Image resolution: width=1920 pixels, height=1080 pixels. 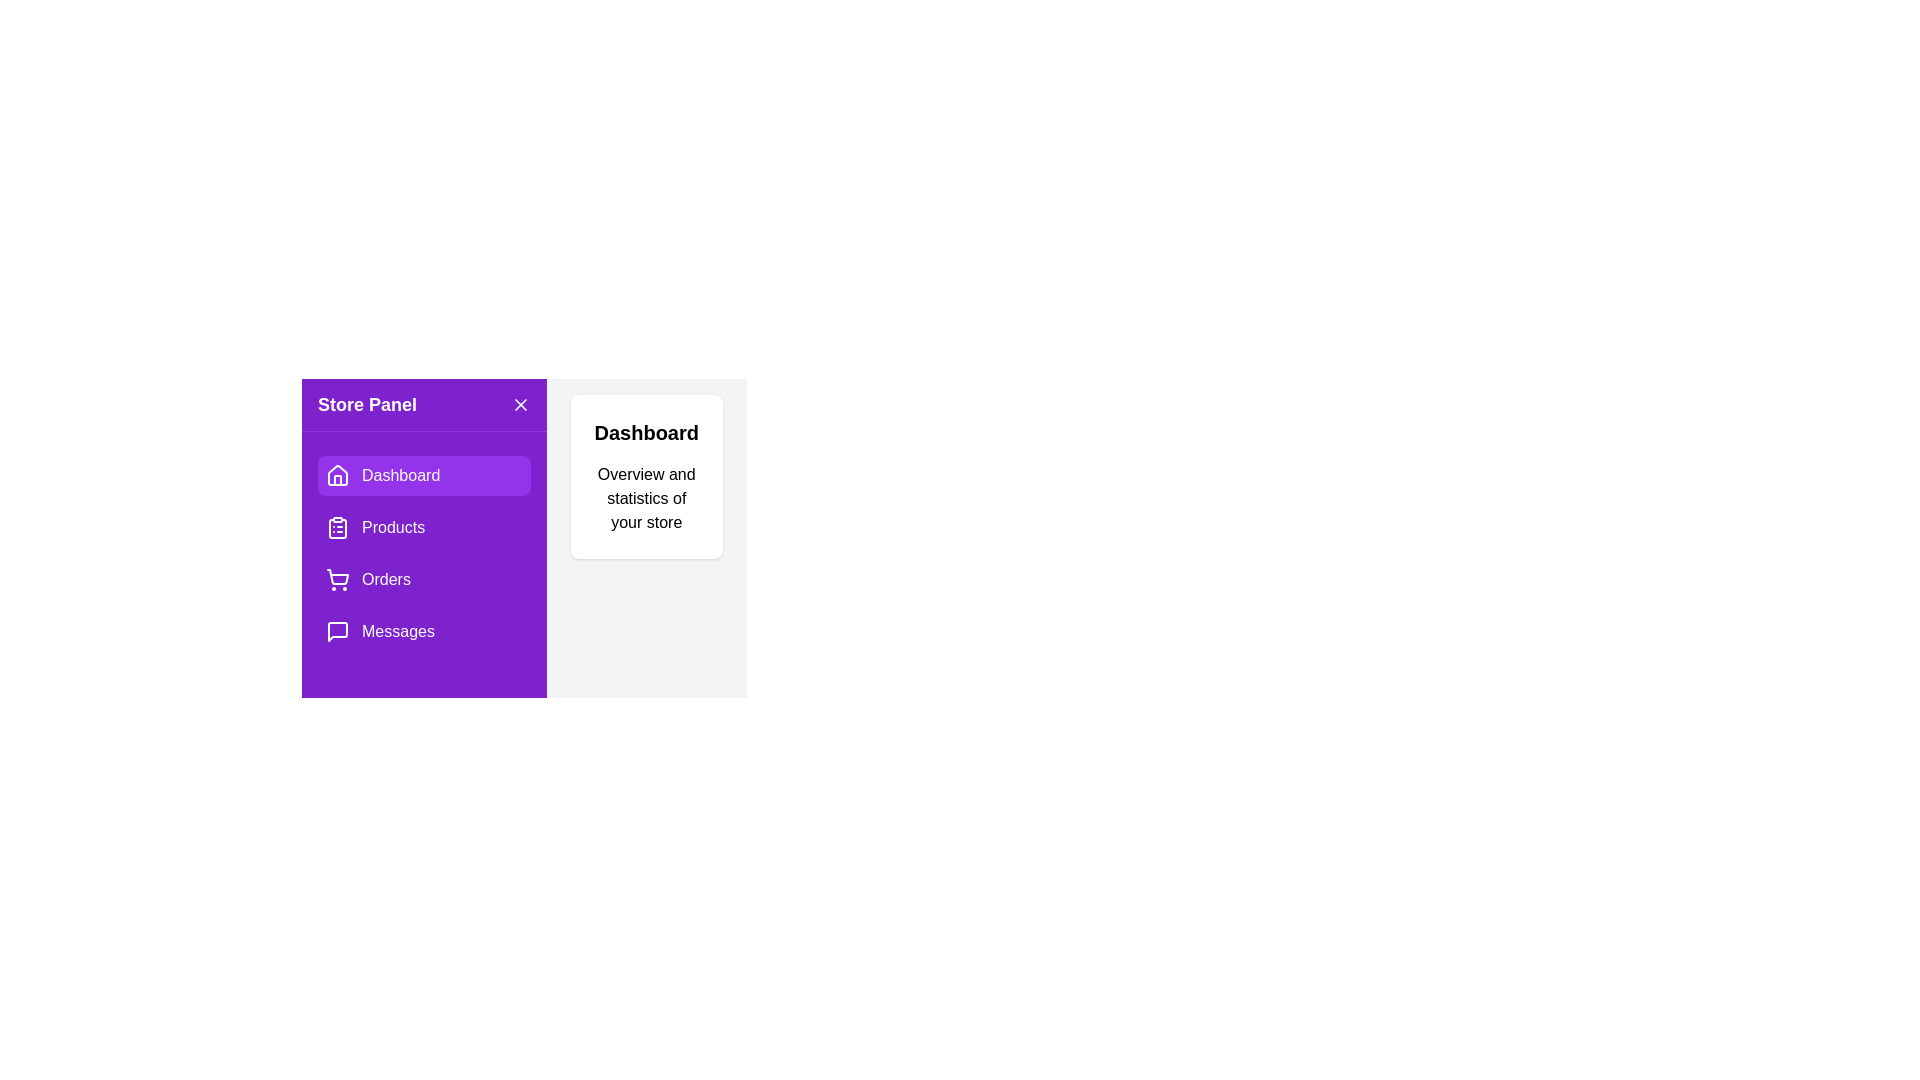 I want to click on close button to toggle the drawer closed, so click(x=520, y=405).